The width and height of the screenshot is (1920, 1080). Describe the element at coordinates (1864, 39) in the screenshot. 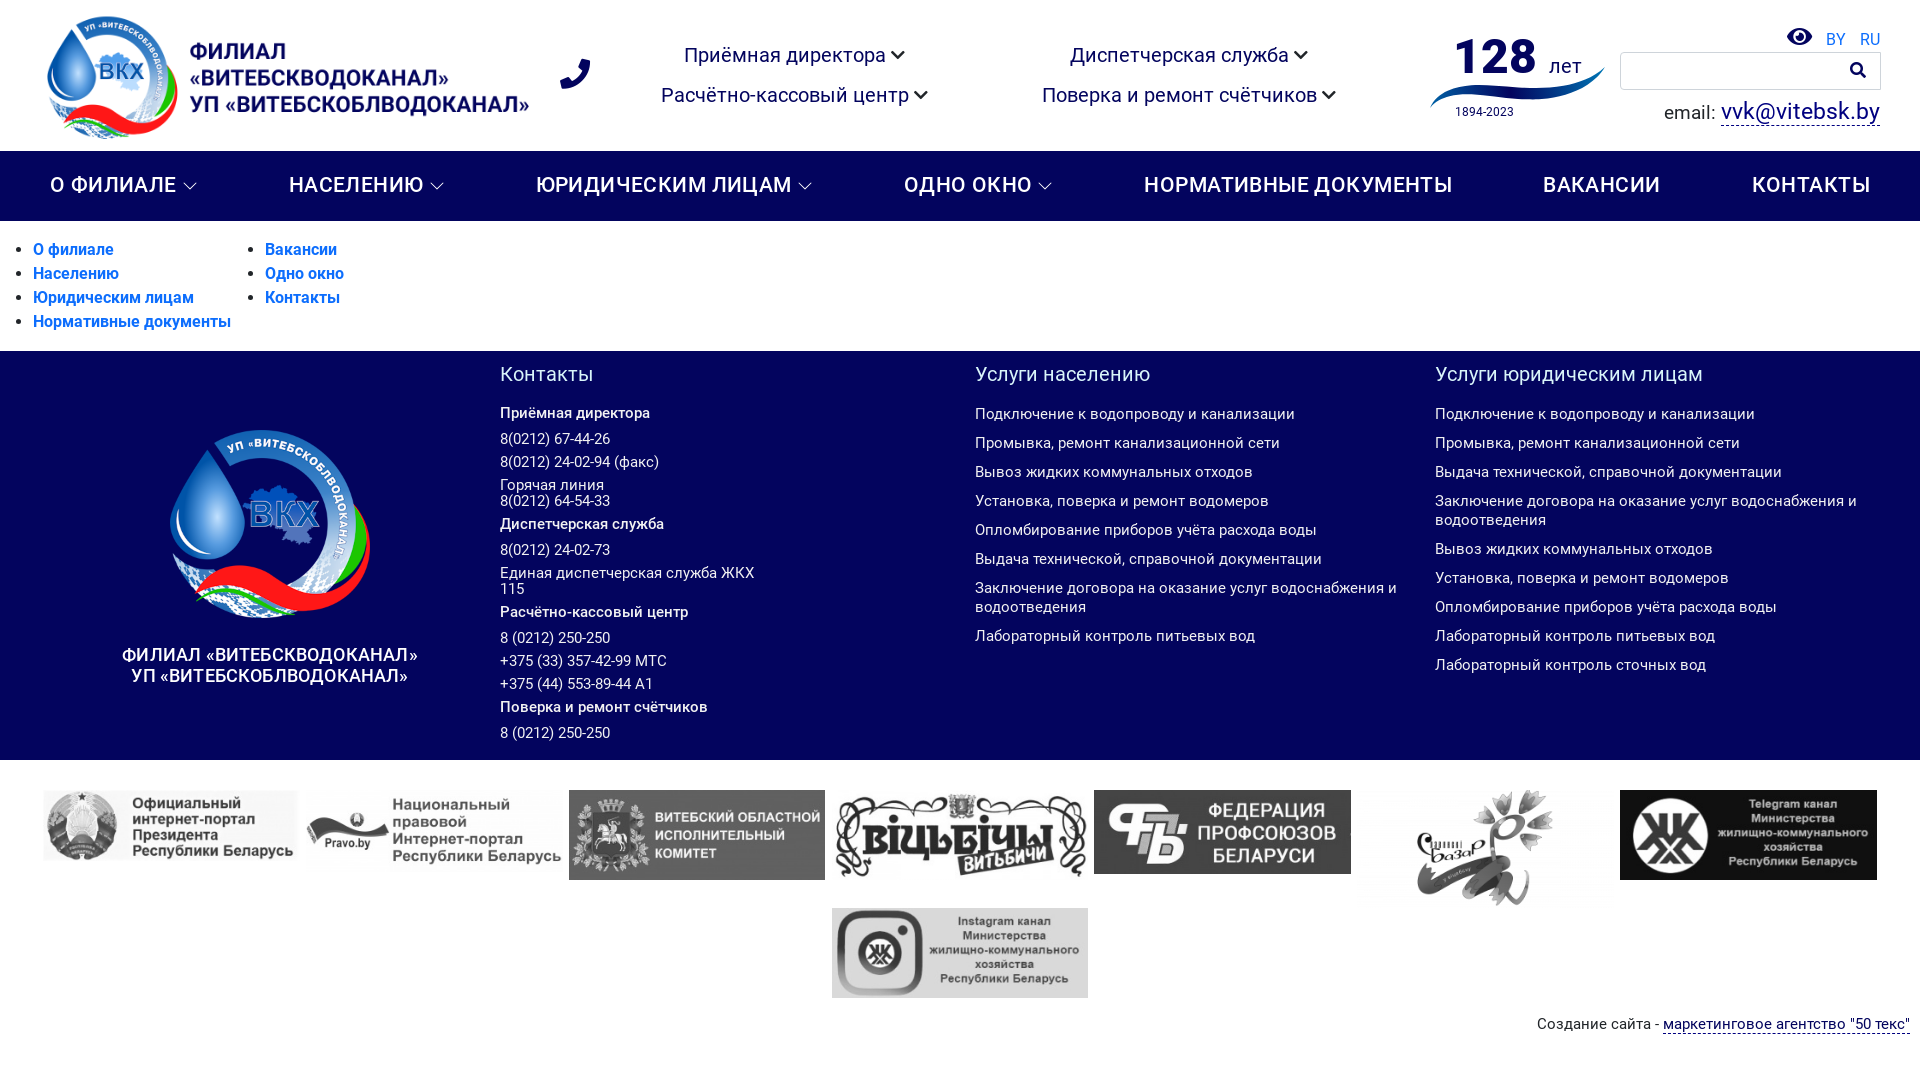

I see `'RU'` at that location.